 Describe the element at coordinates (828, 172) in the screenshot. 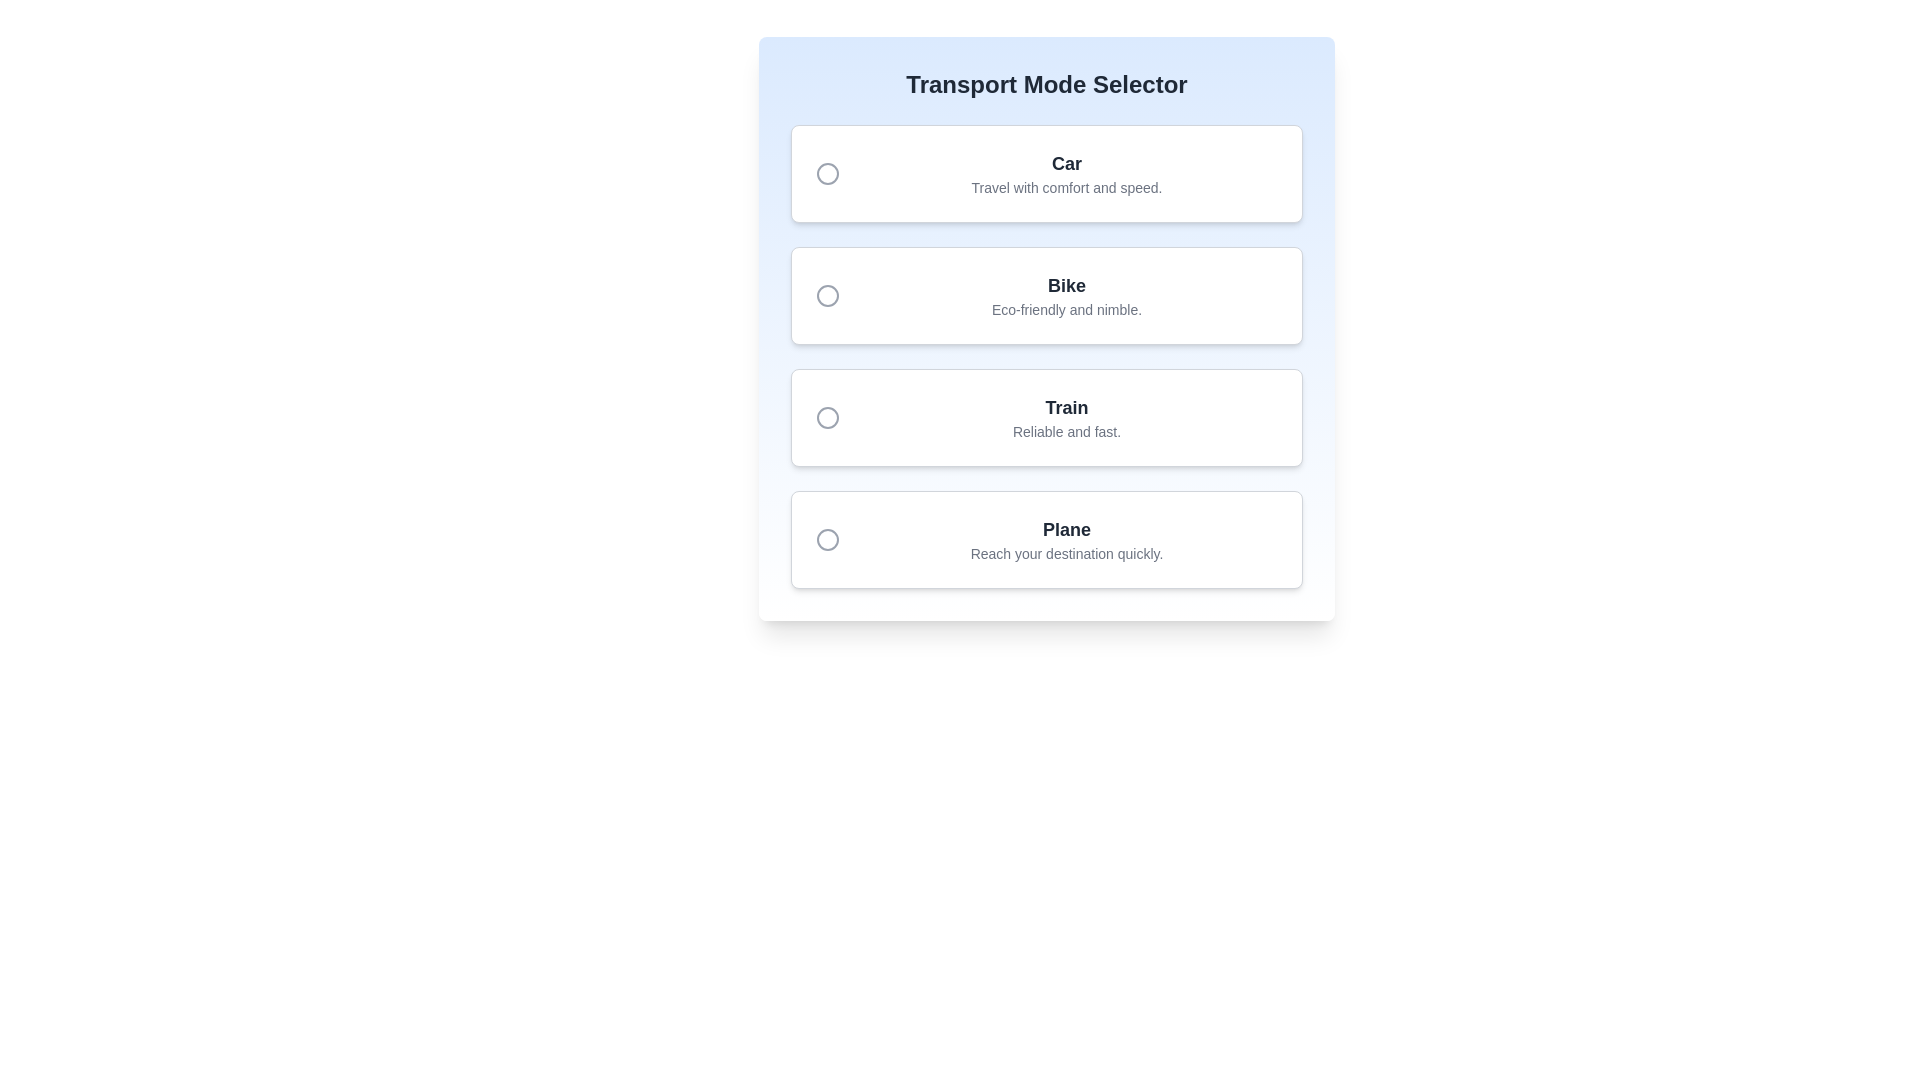

I see `the selectable icon, a minimalistic light gray circle with a border stroke, located to the left of the 'Car' text in the 'Transport Mode Selector', to indicate keyboard navigation` at that location.